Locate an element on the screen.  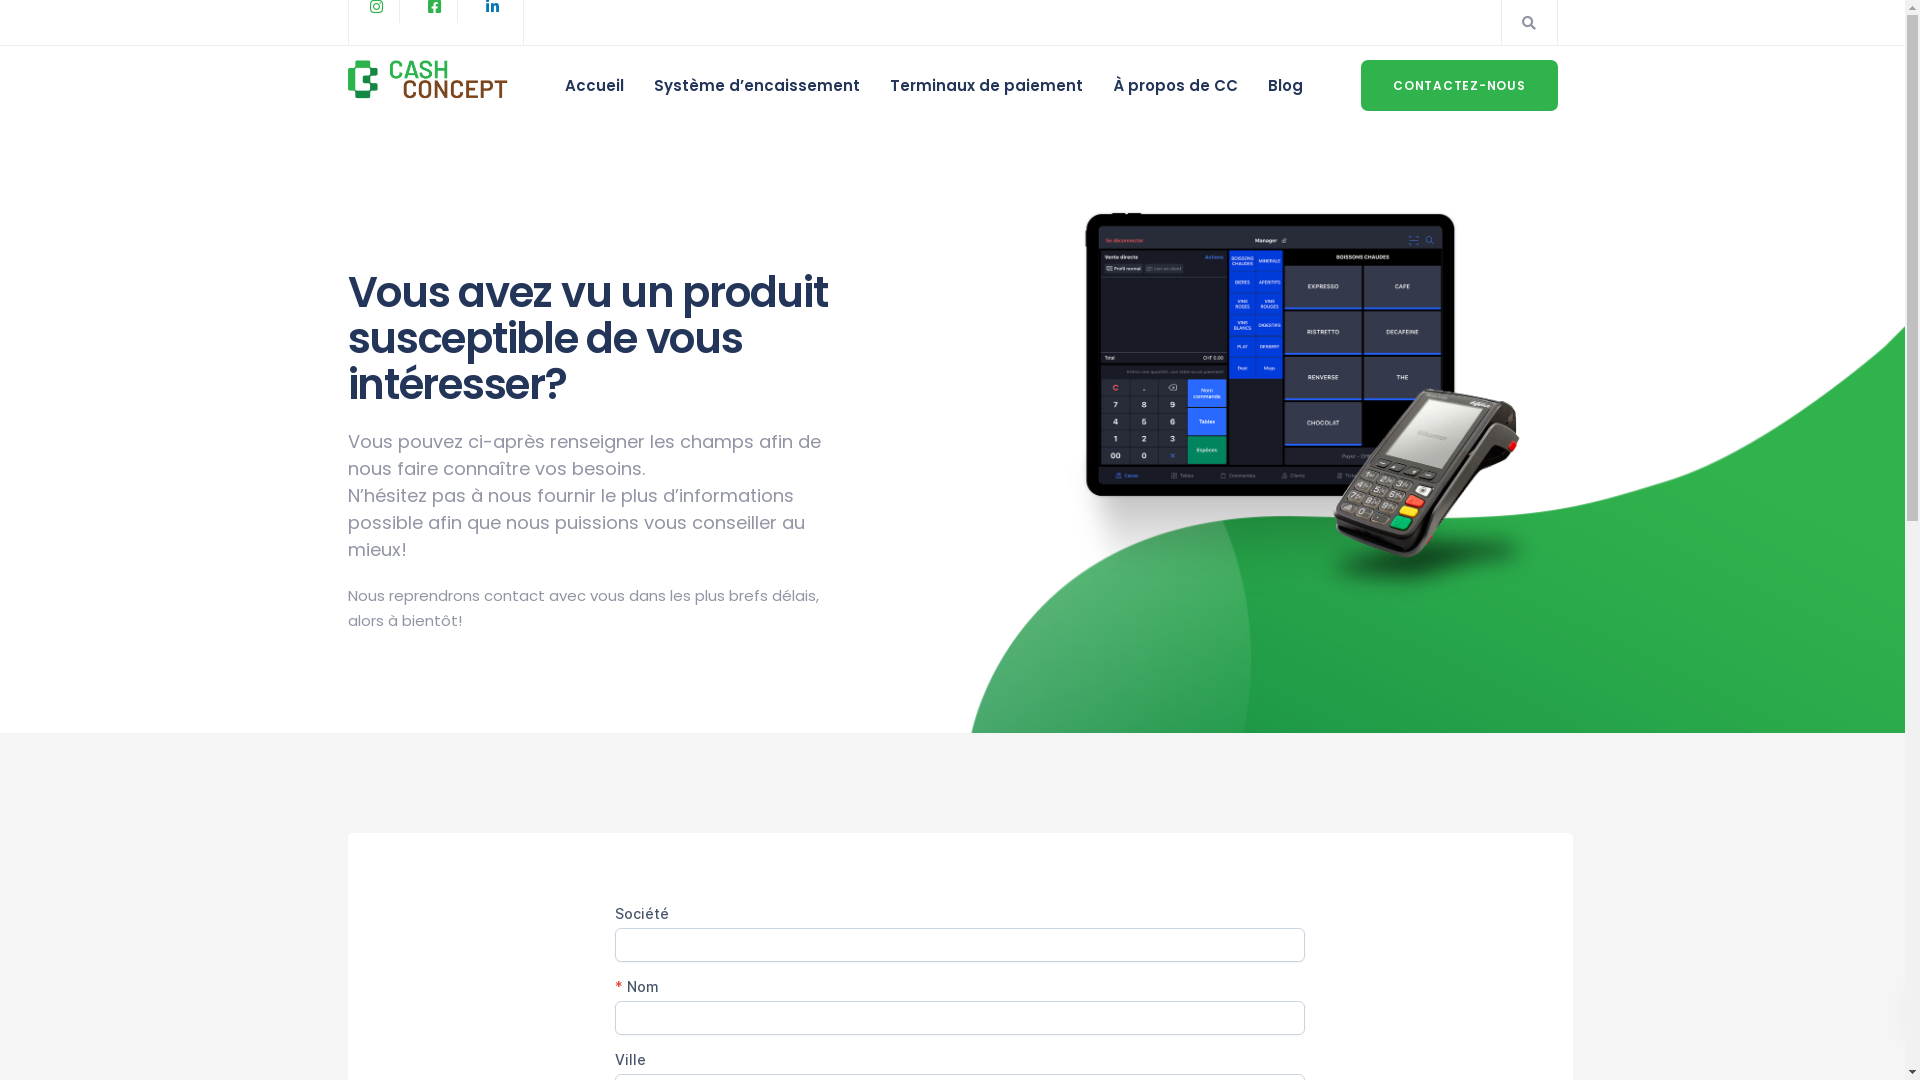
'Terminaux de paiement' is located at coordinates (986, 84).